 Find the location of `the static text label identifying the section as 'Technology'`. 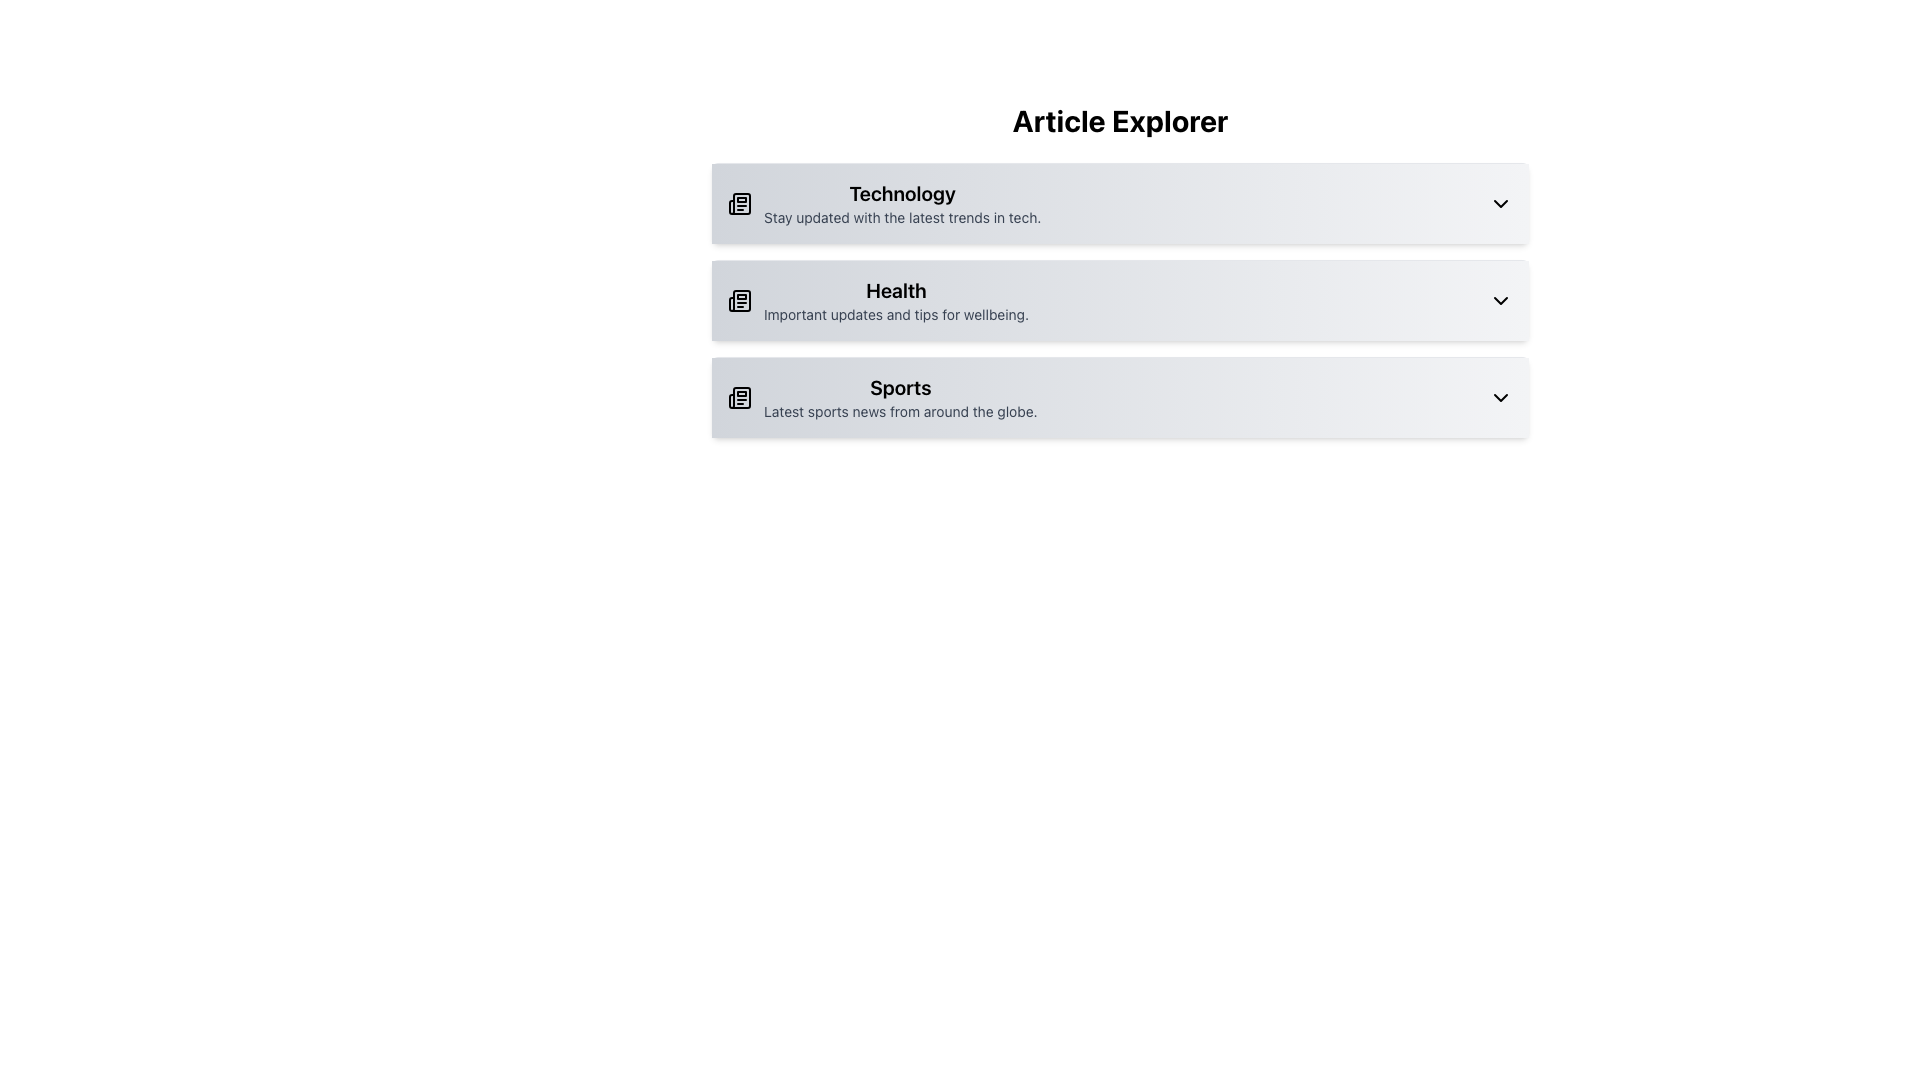

the static text label identifying the section as 'Technology' is located at coordinates (901, 193).